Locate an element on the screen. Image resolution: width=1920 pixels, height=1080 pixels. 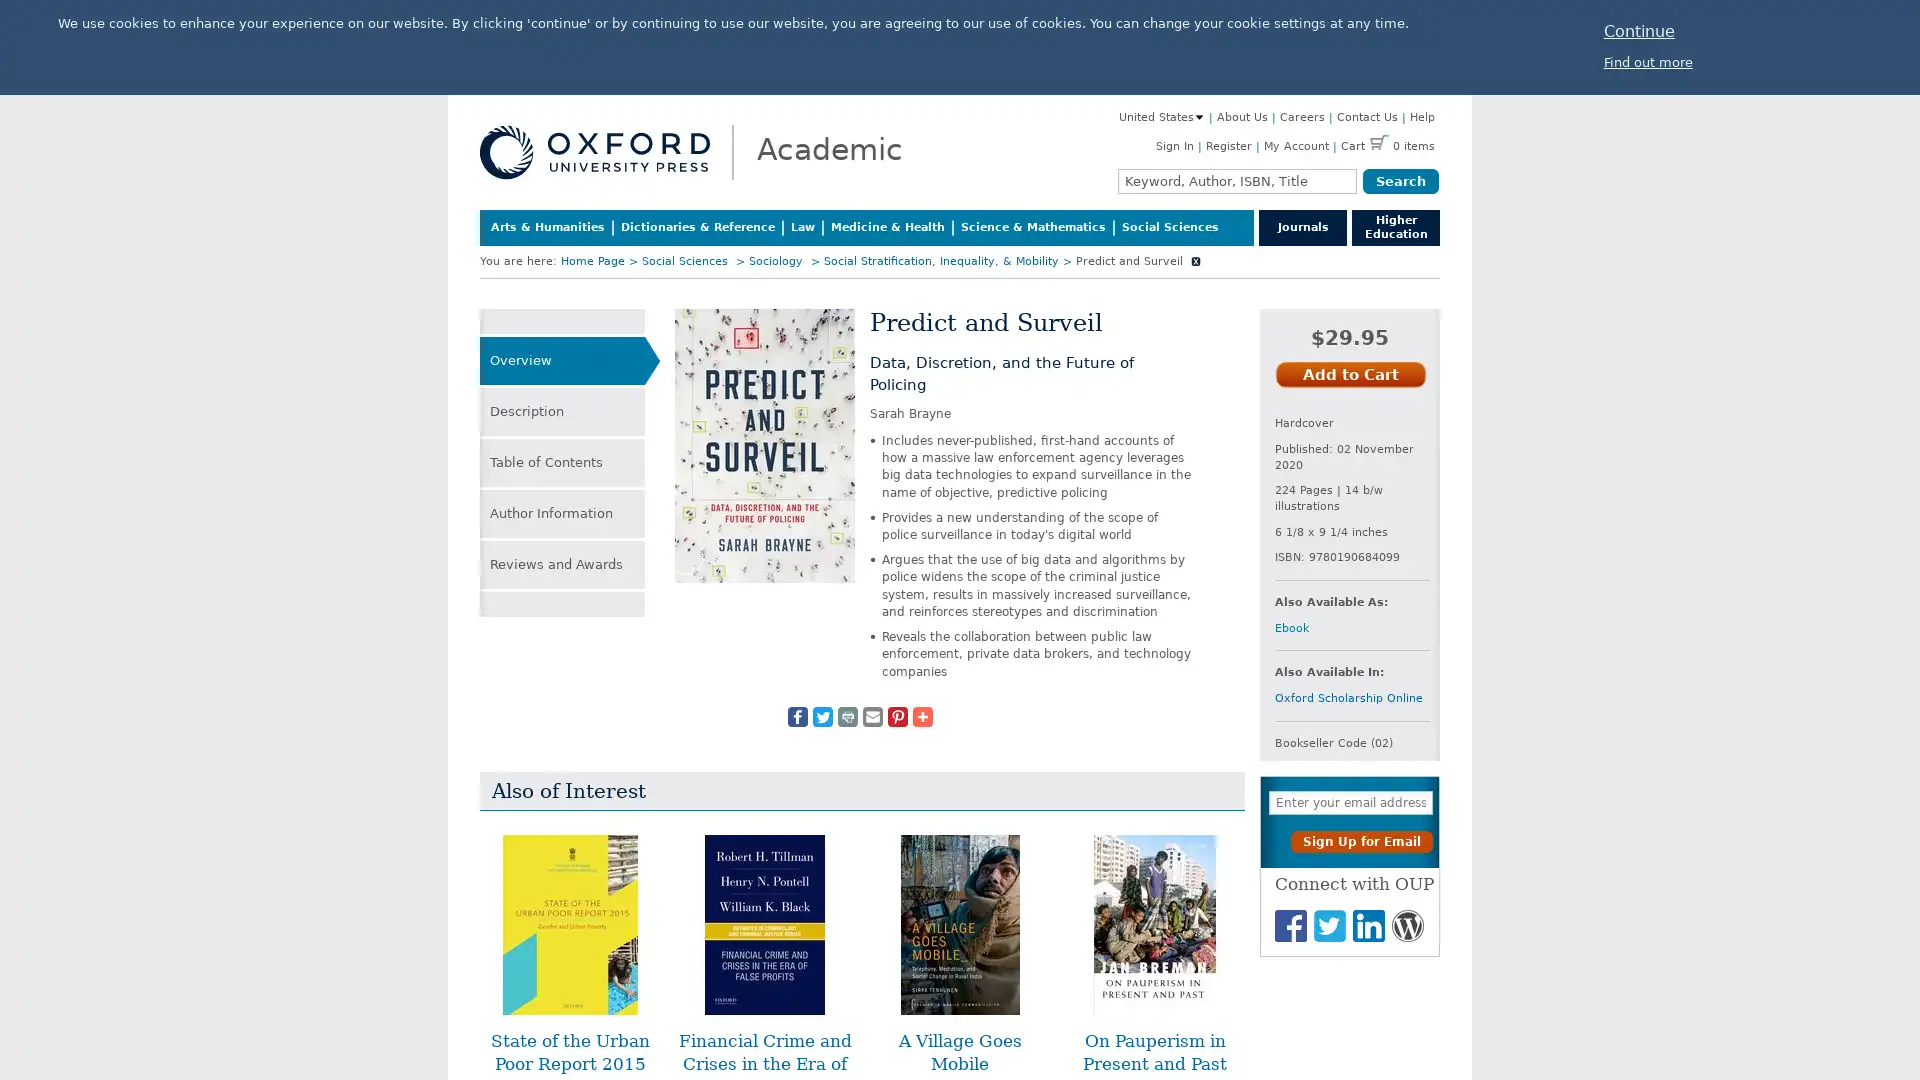
Sign Up for Email is located at coordinates (1361, 840).